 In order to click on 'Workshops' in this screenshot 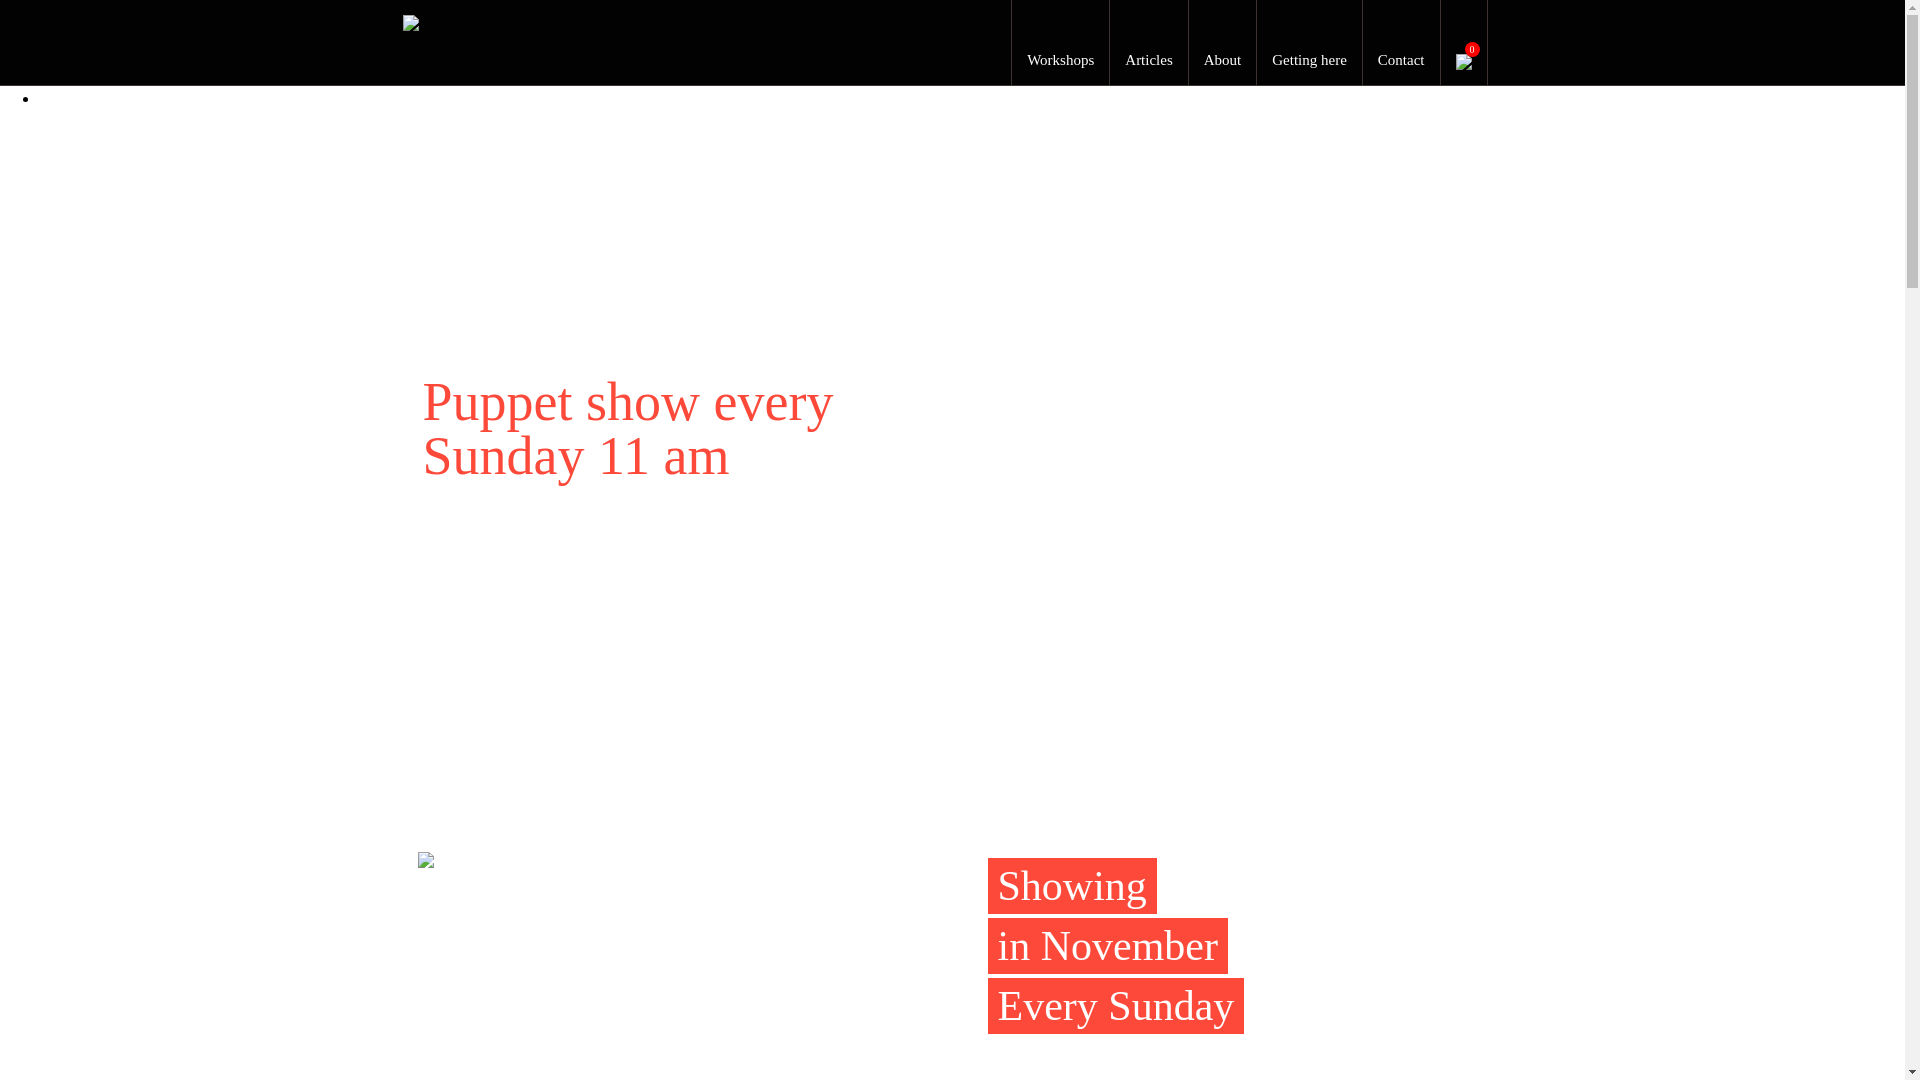, I will do `click(1059, 59)`.